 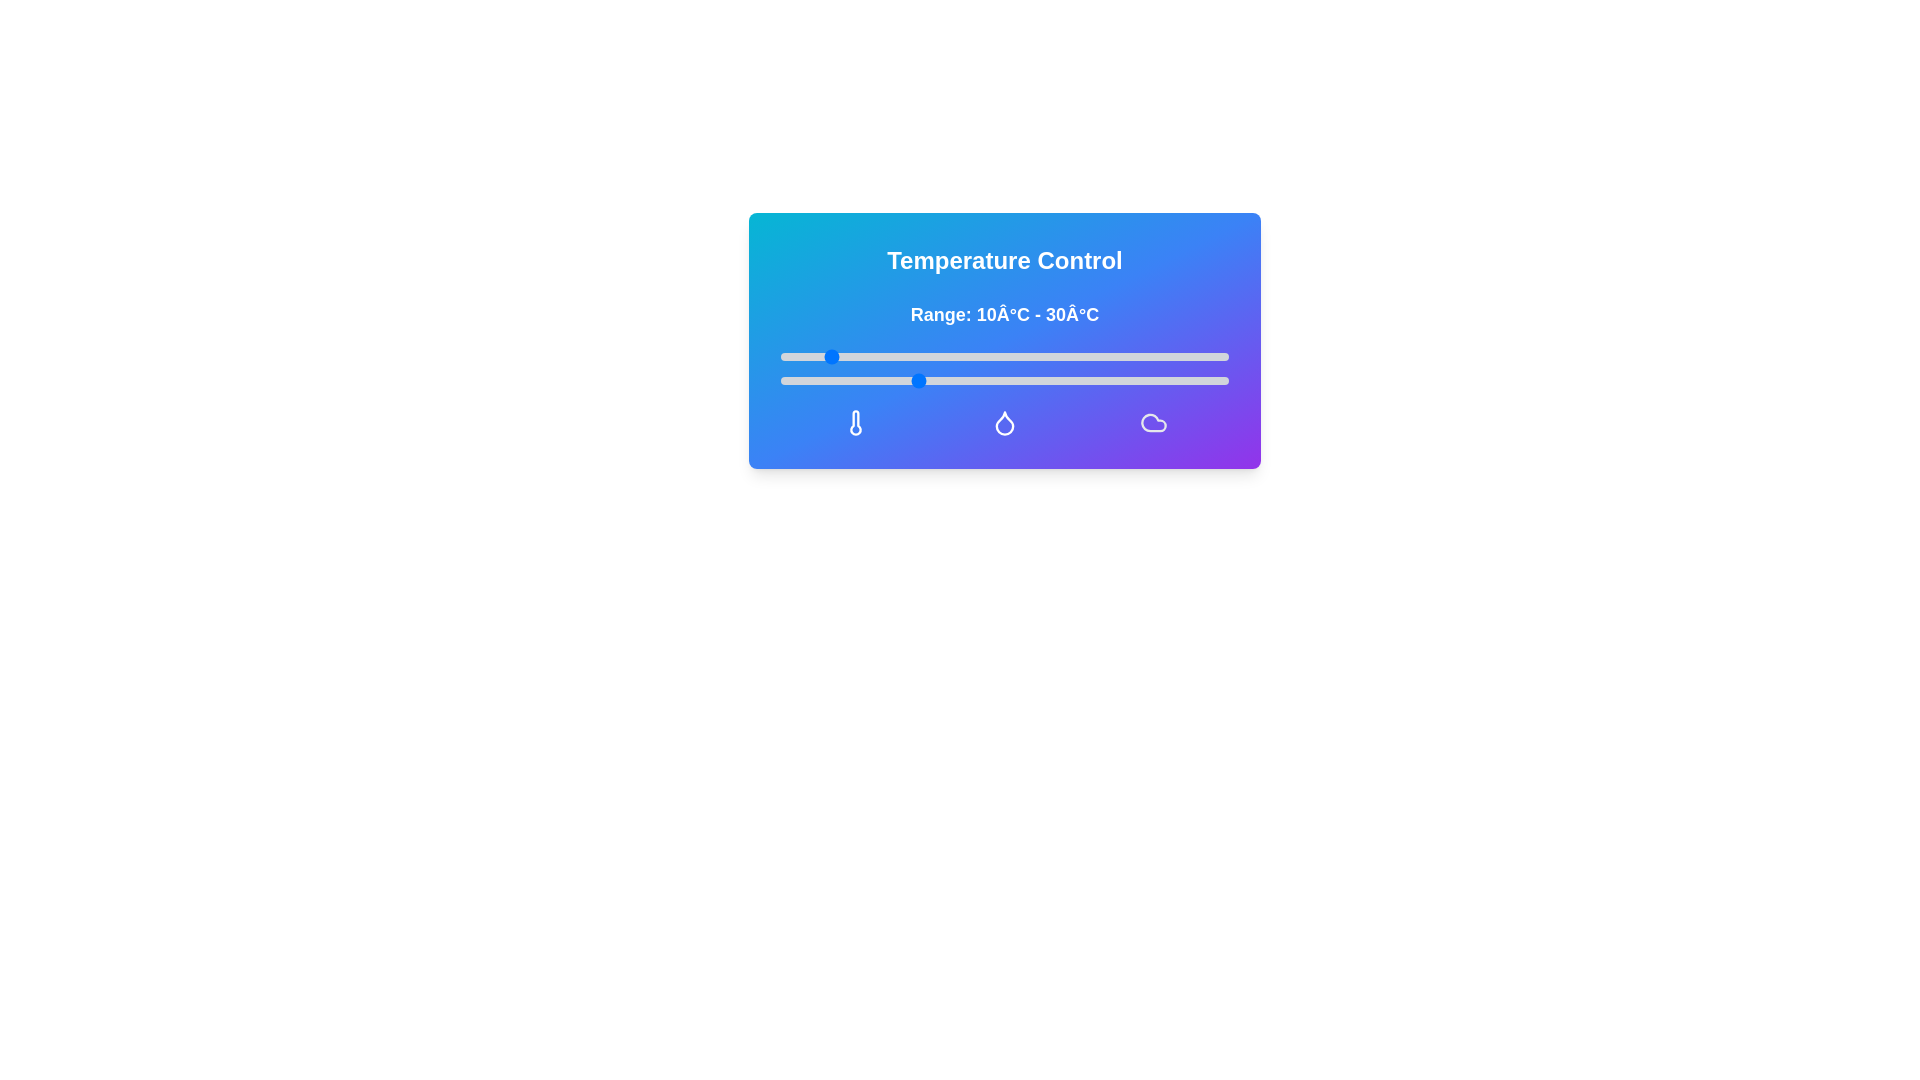 I want to click on the slider, so click(x=964, y=381).